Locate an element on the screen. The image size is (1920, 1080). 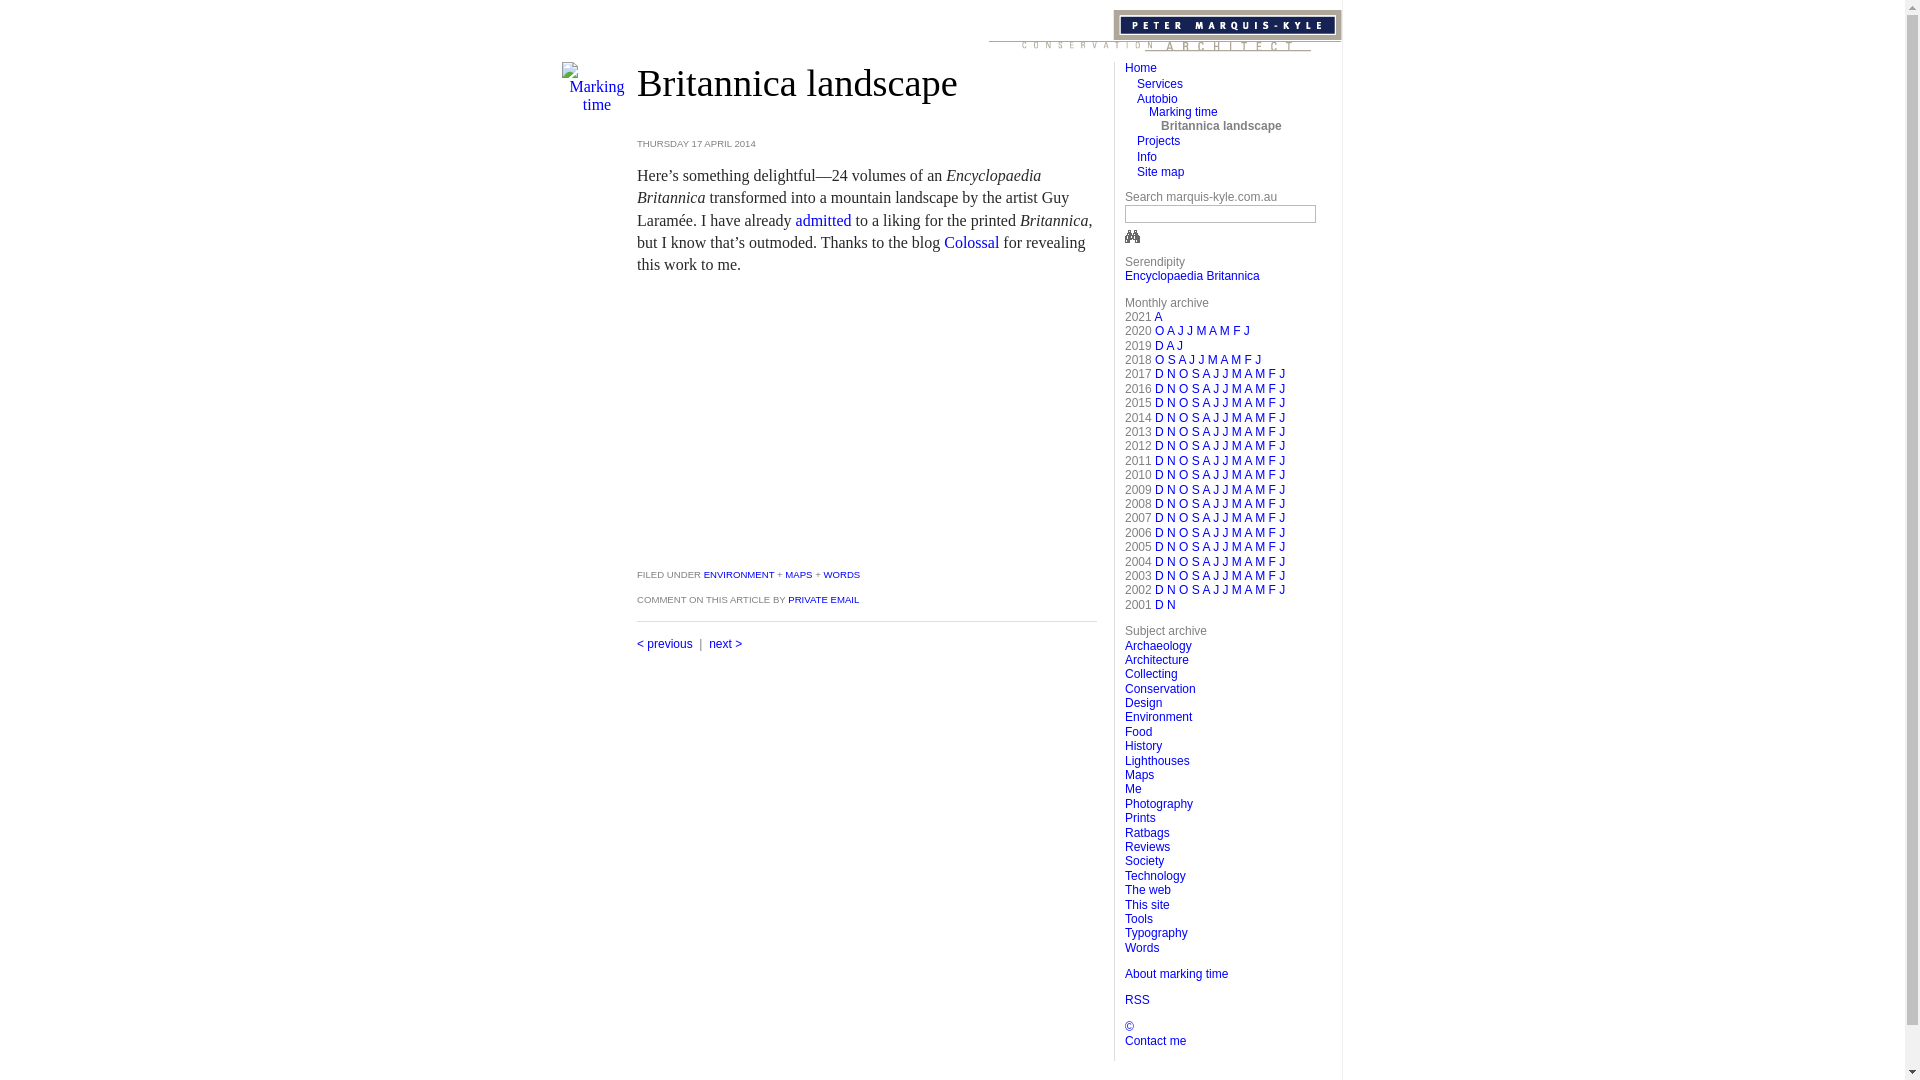
'Society' is located at coordinates (1124, 859).